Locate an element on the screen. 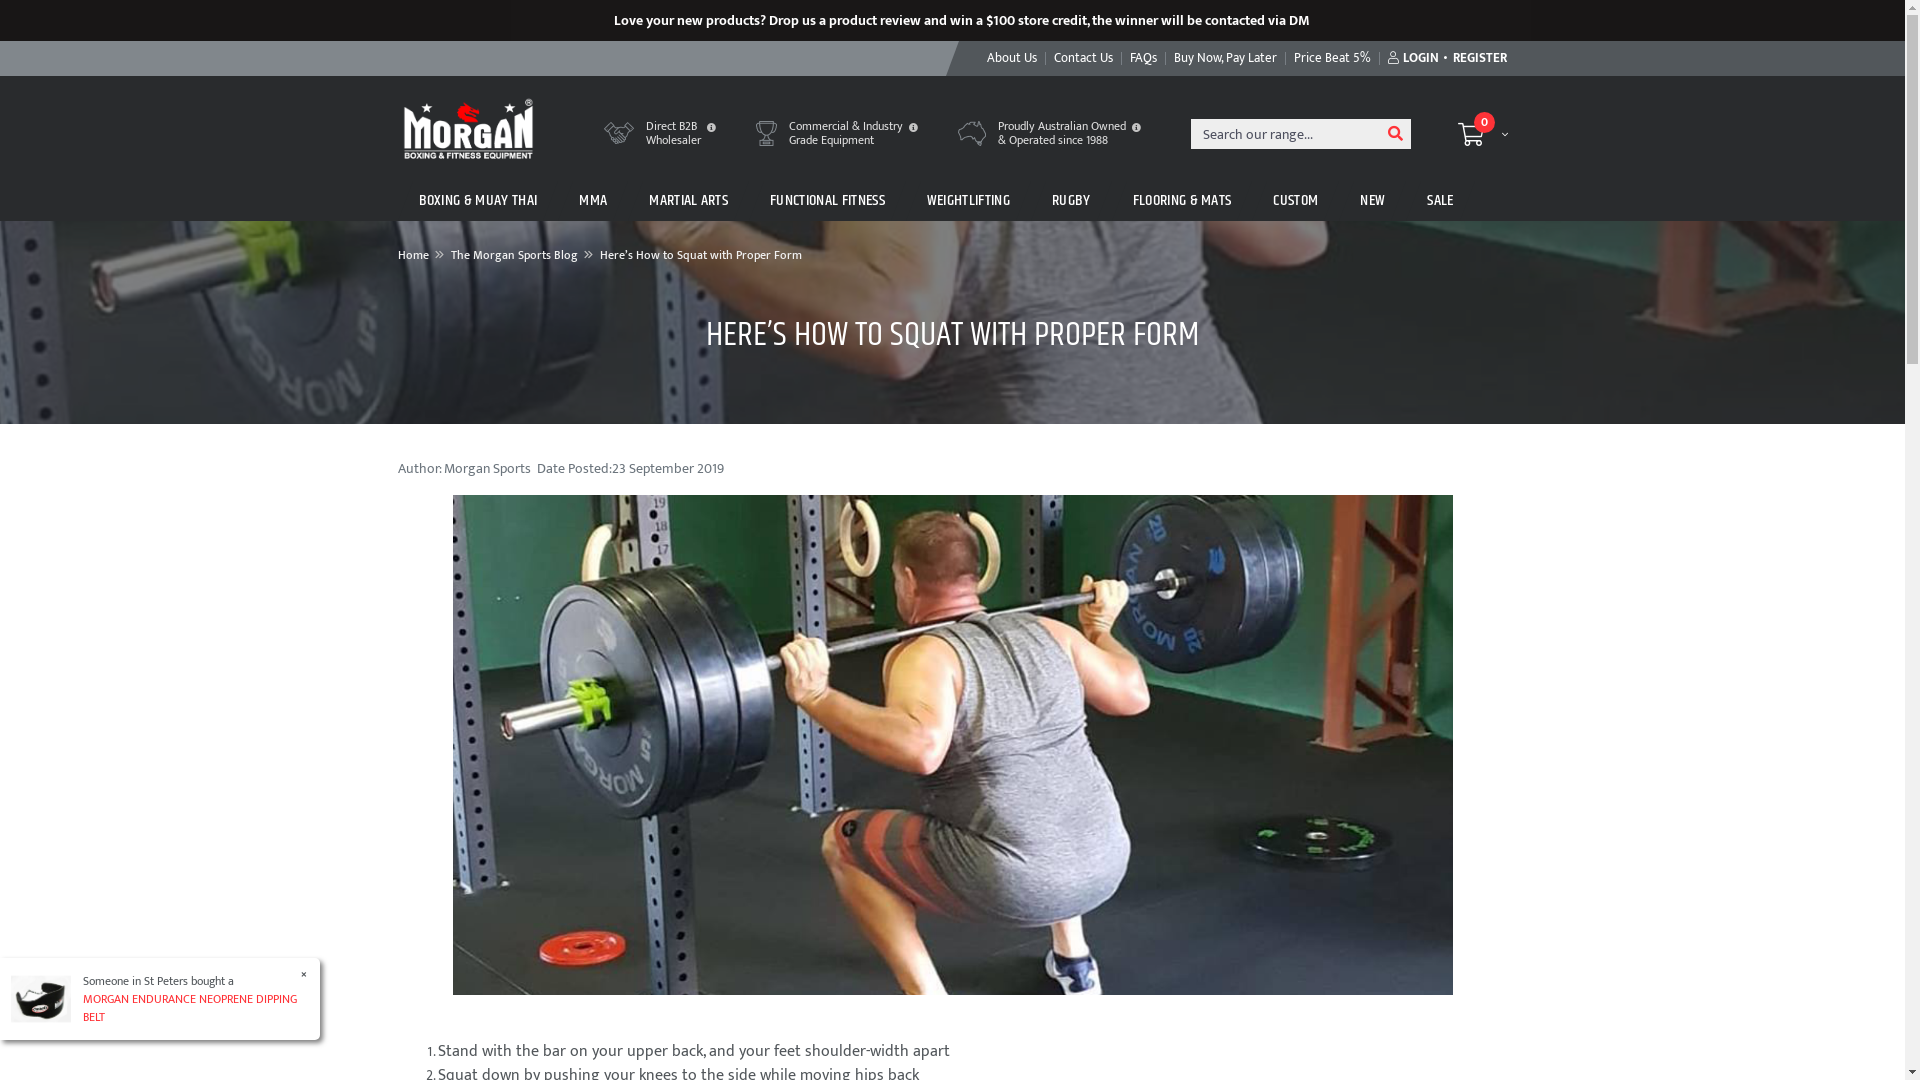 This screenshot has height=1080, width=1920. 'Morgan Sports' is located at coordinates (467, 128).